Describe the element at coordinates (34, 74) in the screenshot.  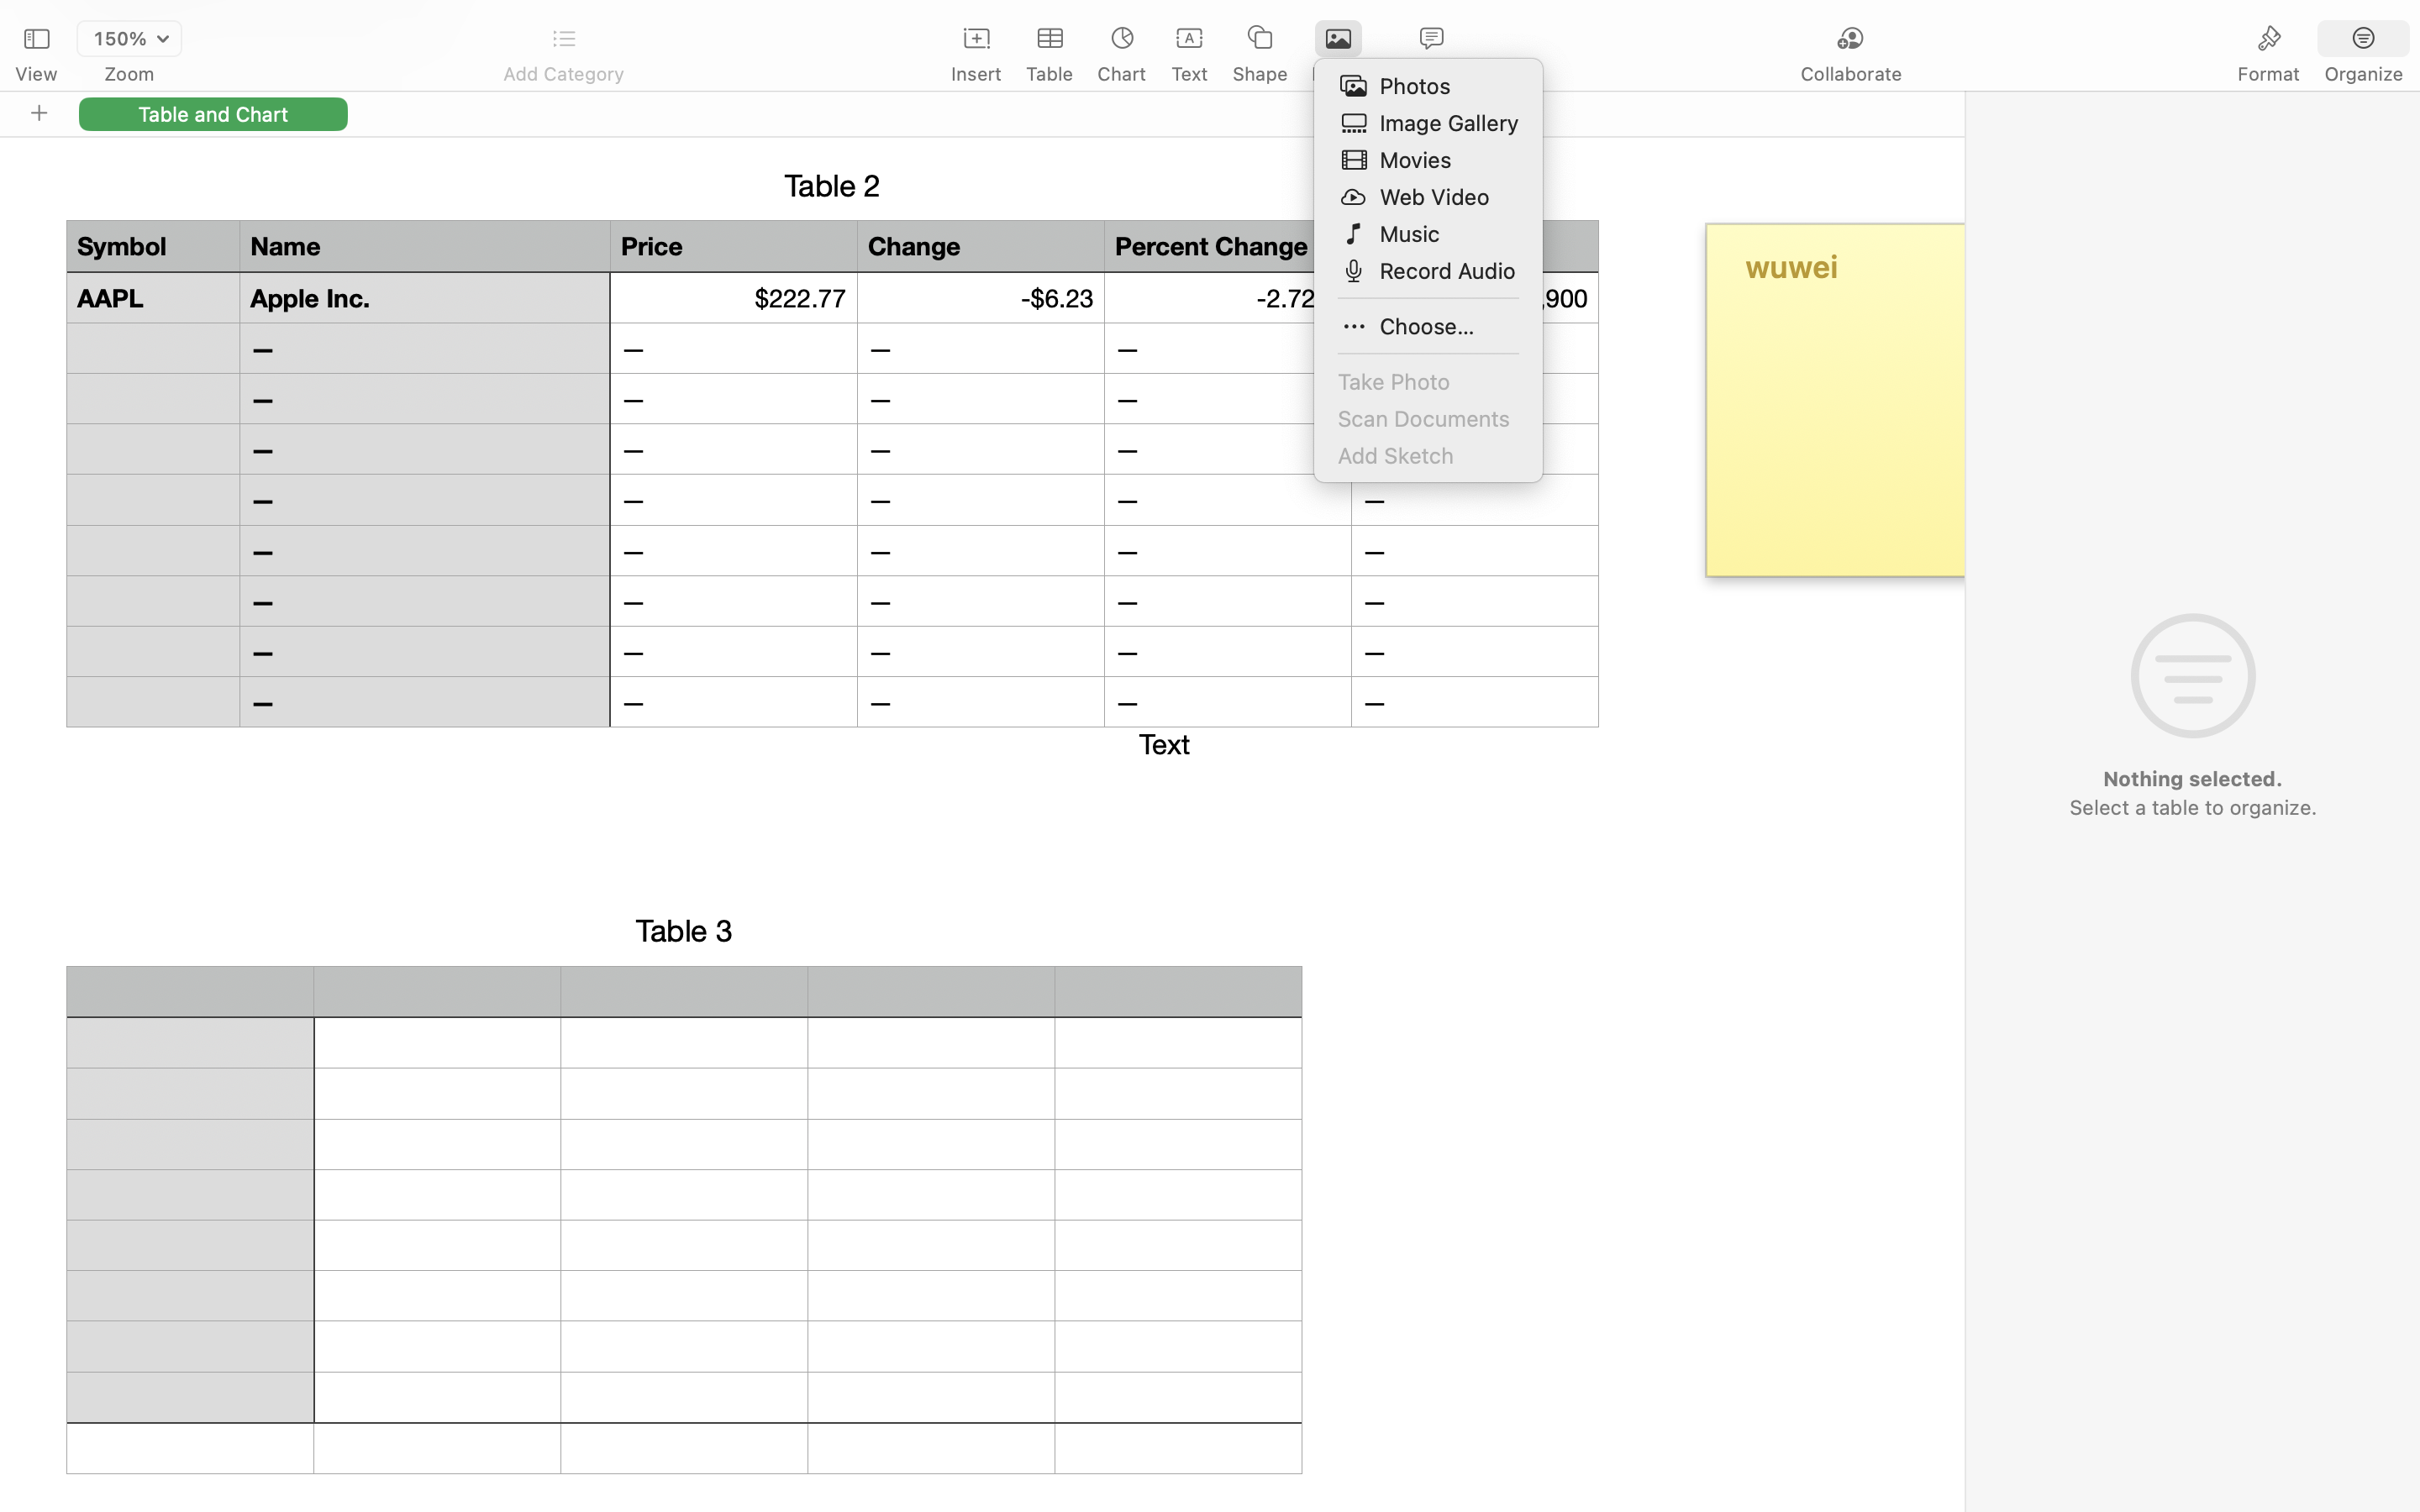
I see `'View'` at that location.